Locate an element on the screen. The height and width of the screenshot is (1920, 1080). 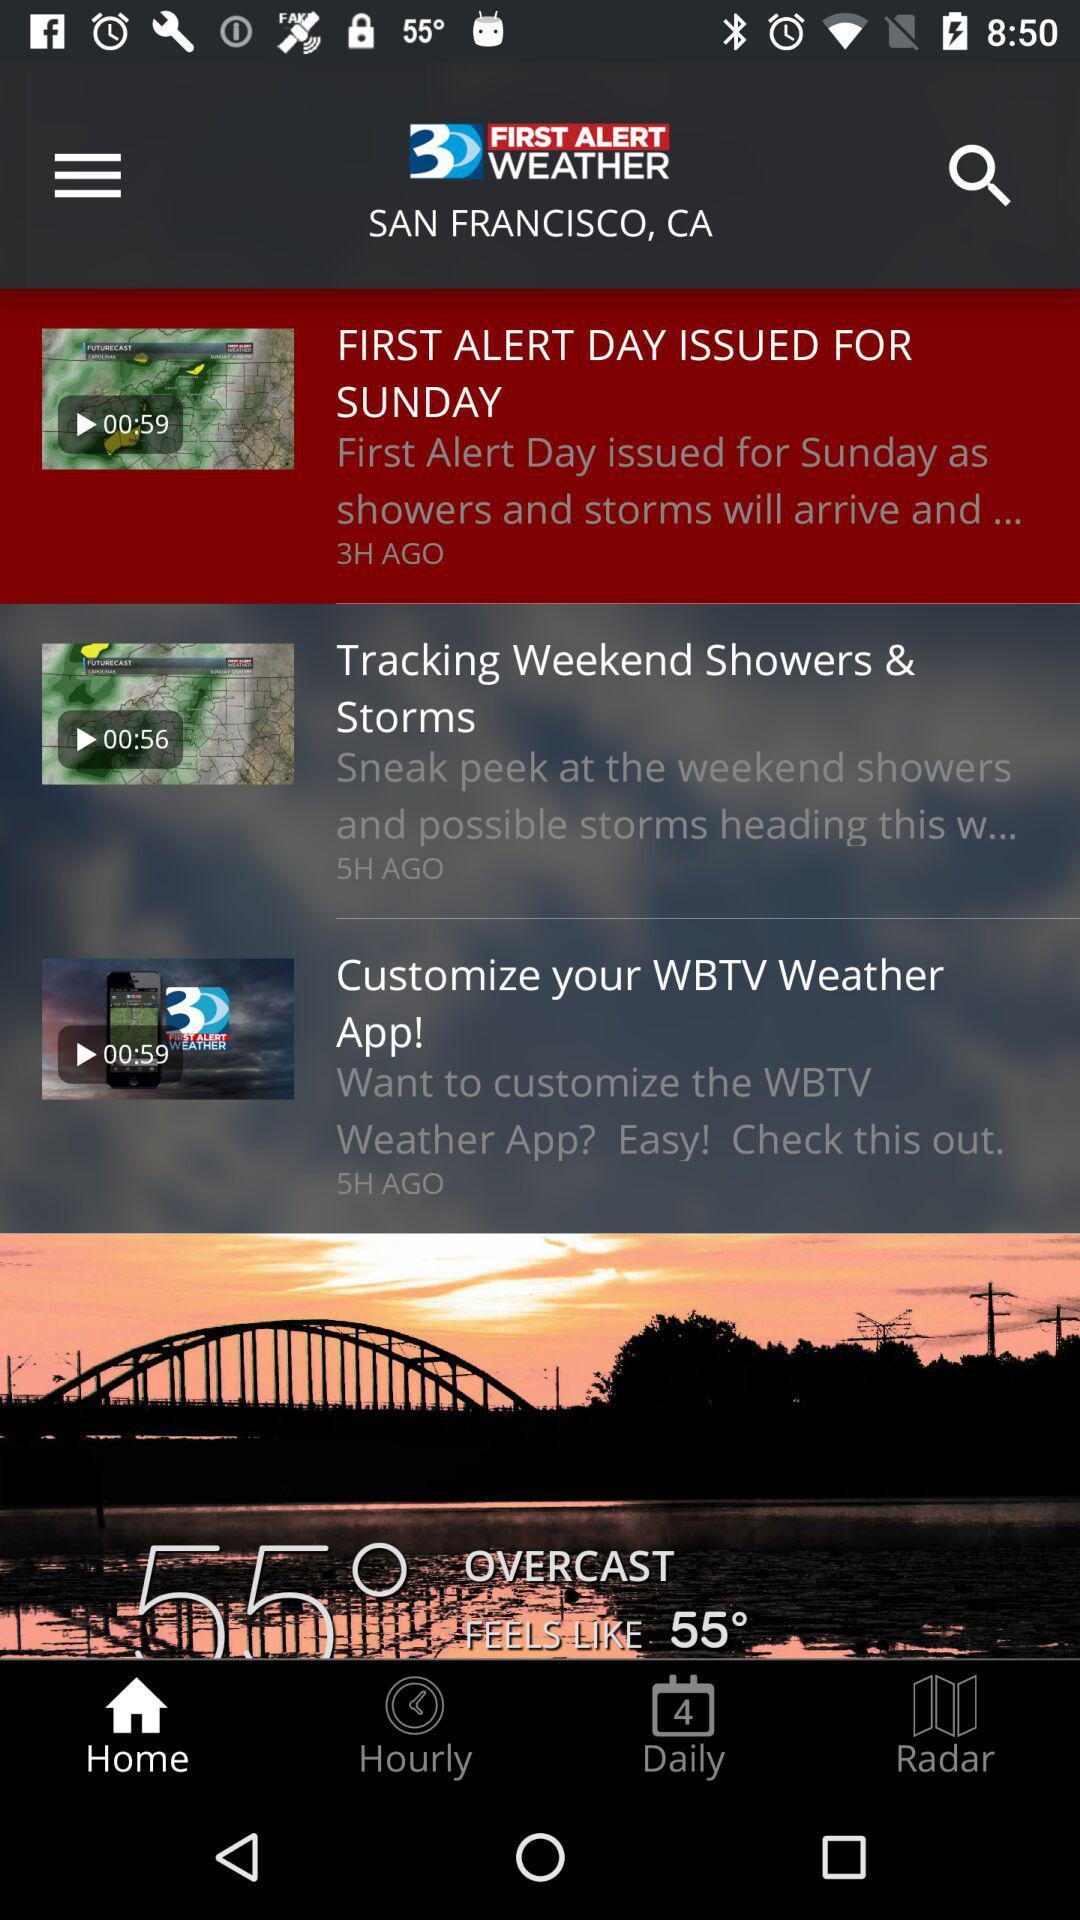
the icon next to daily is located at coordinates (413, 1726).